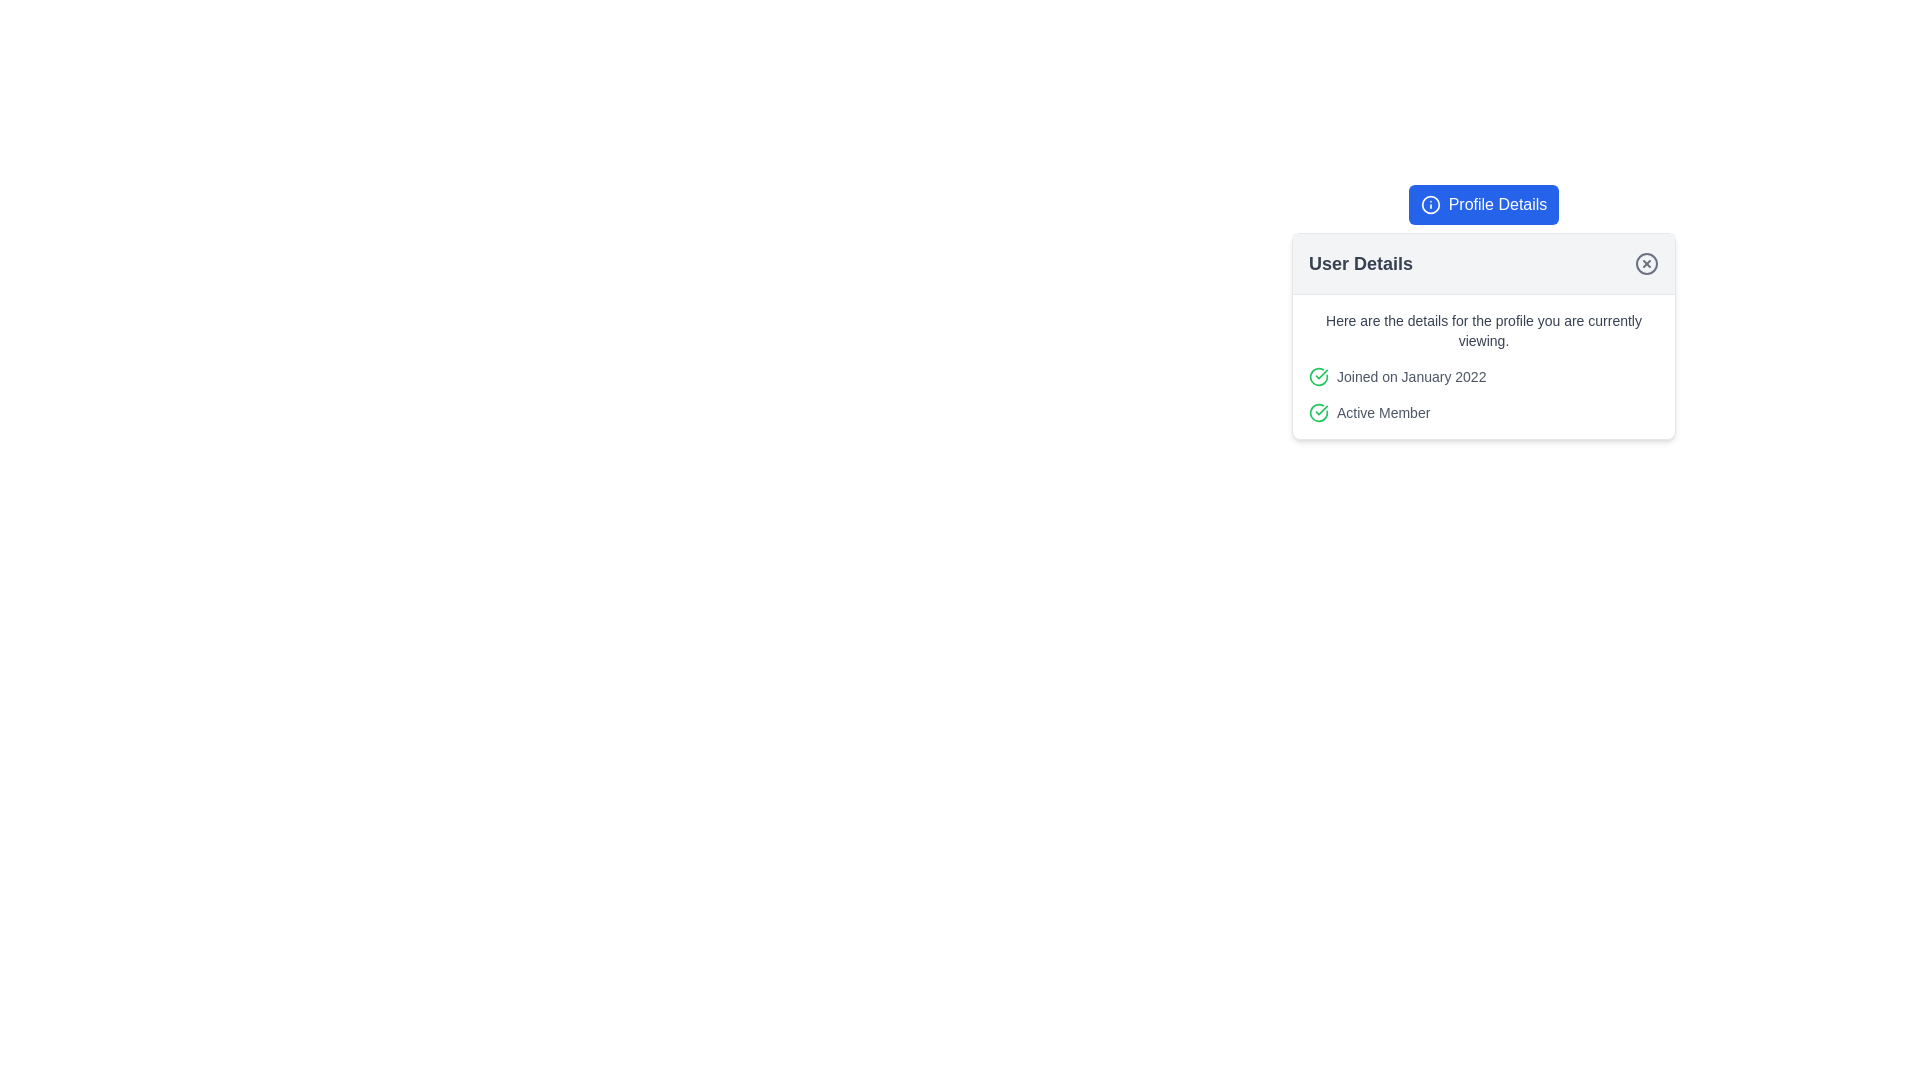 Image resolution: width=1920 pixels, height=1080 pixels. What do you see at coordinates (1483, 377) in the screenshot?
I see `the user details element displaying 'Joined on January 2022' with a green circular checkmark icon, located in the card layout under 'User Details'` at bounding box center [1483, 377].